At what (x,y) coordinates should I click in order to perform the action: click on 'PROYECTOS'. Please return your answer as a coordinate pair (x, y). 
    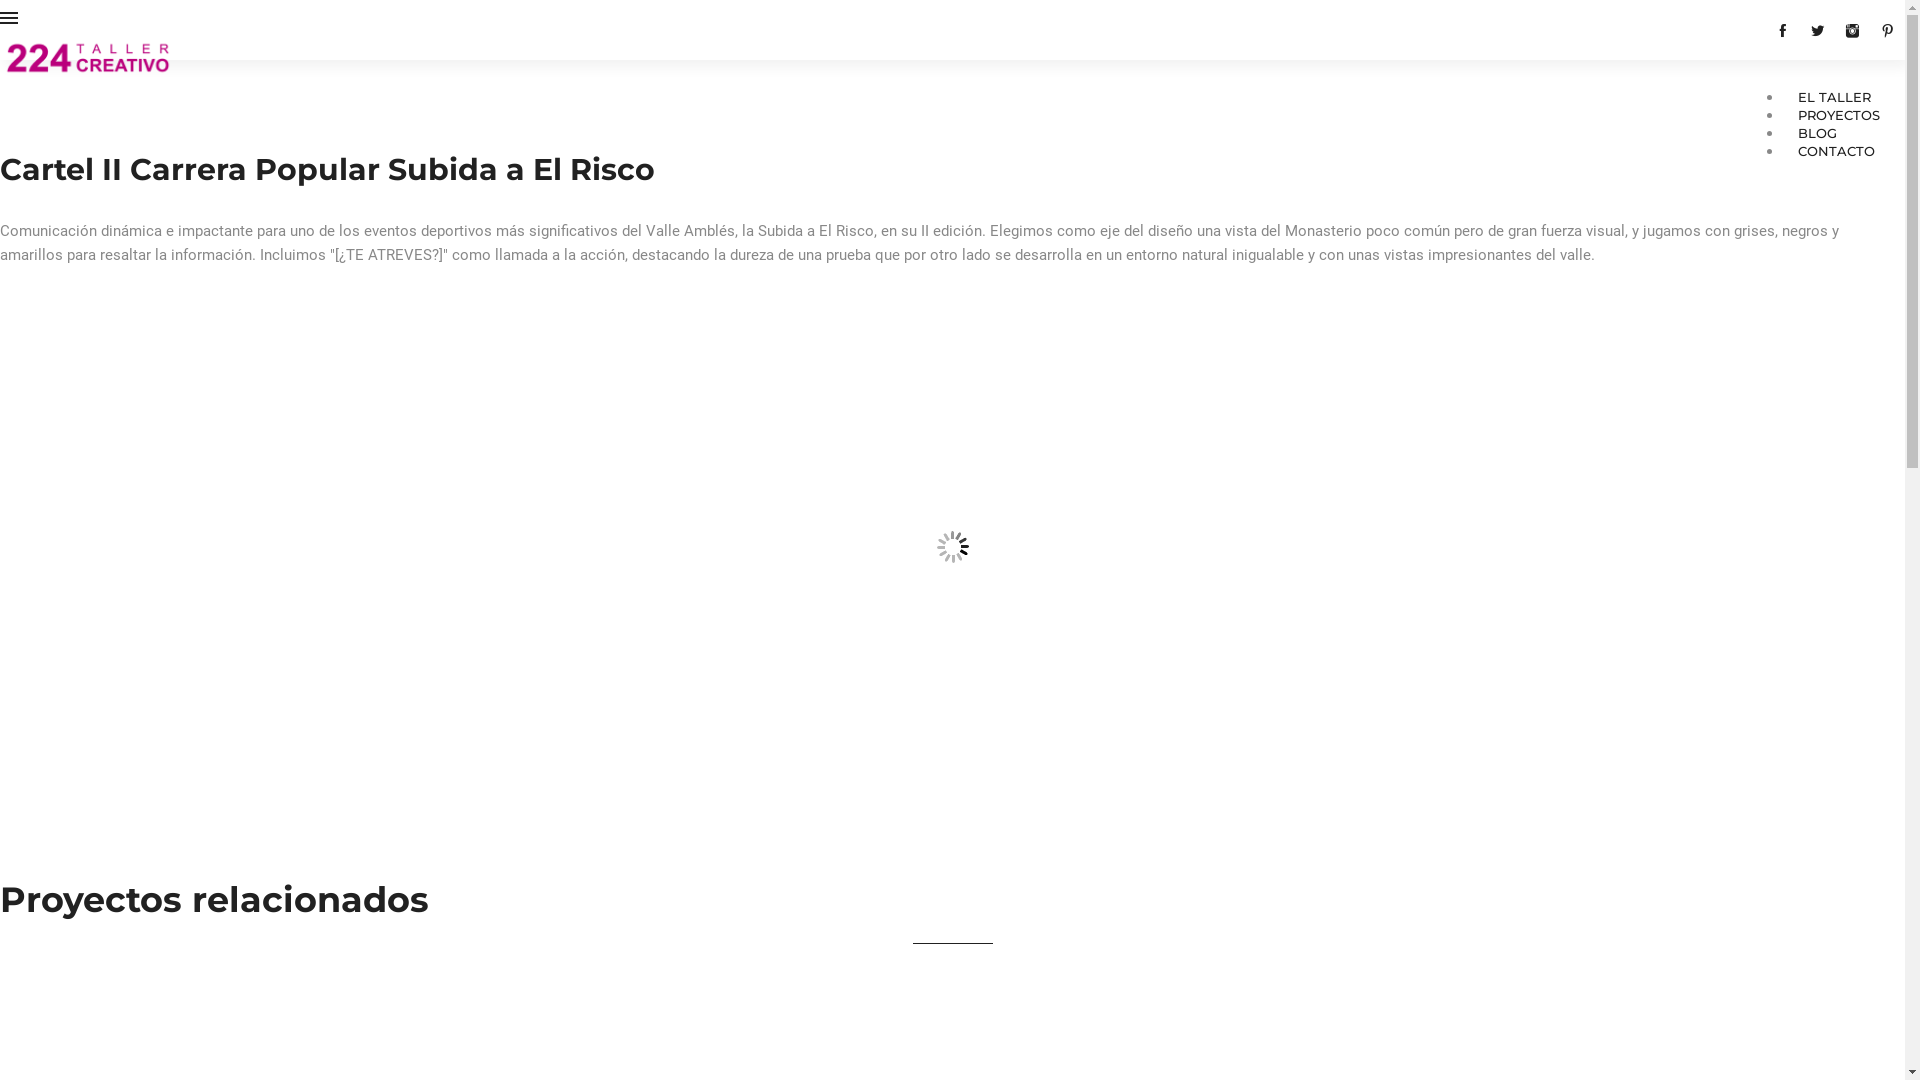
    Looking at the image, I should click on (1838, 115).